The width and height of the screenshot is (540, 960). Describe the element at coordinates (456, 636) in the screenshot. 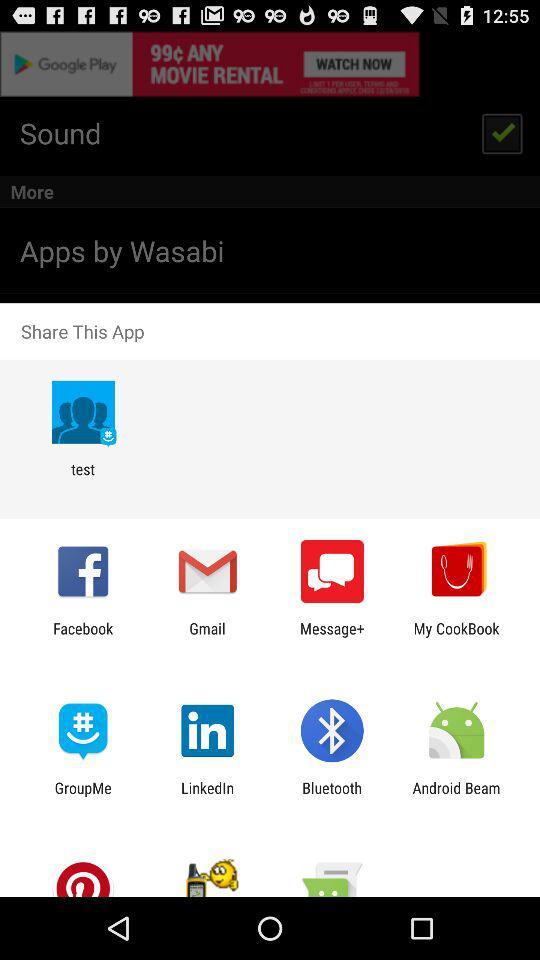

I see `item next to the message+` at that location.